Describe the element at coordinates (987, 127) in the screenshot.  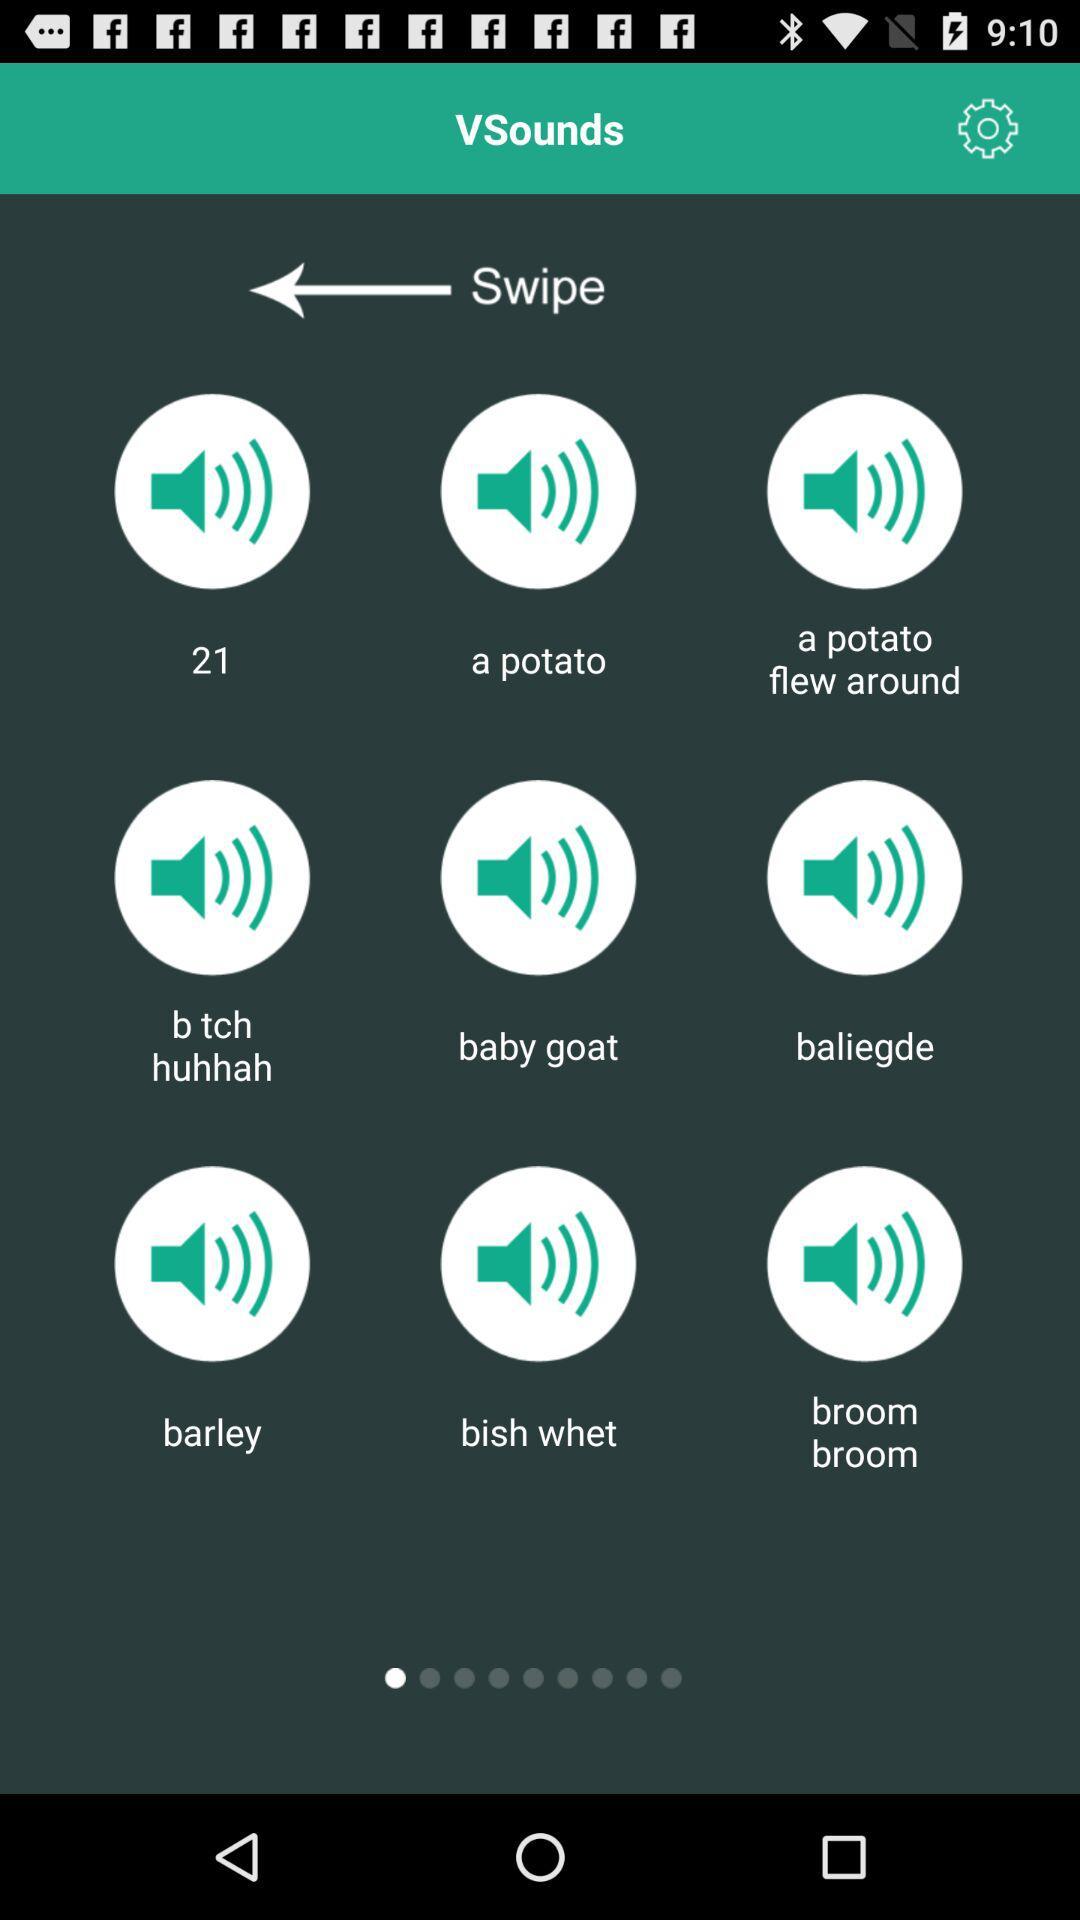
I see `tap to setting` at that location.